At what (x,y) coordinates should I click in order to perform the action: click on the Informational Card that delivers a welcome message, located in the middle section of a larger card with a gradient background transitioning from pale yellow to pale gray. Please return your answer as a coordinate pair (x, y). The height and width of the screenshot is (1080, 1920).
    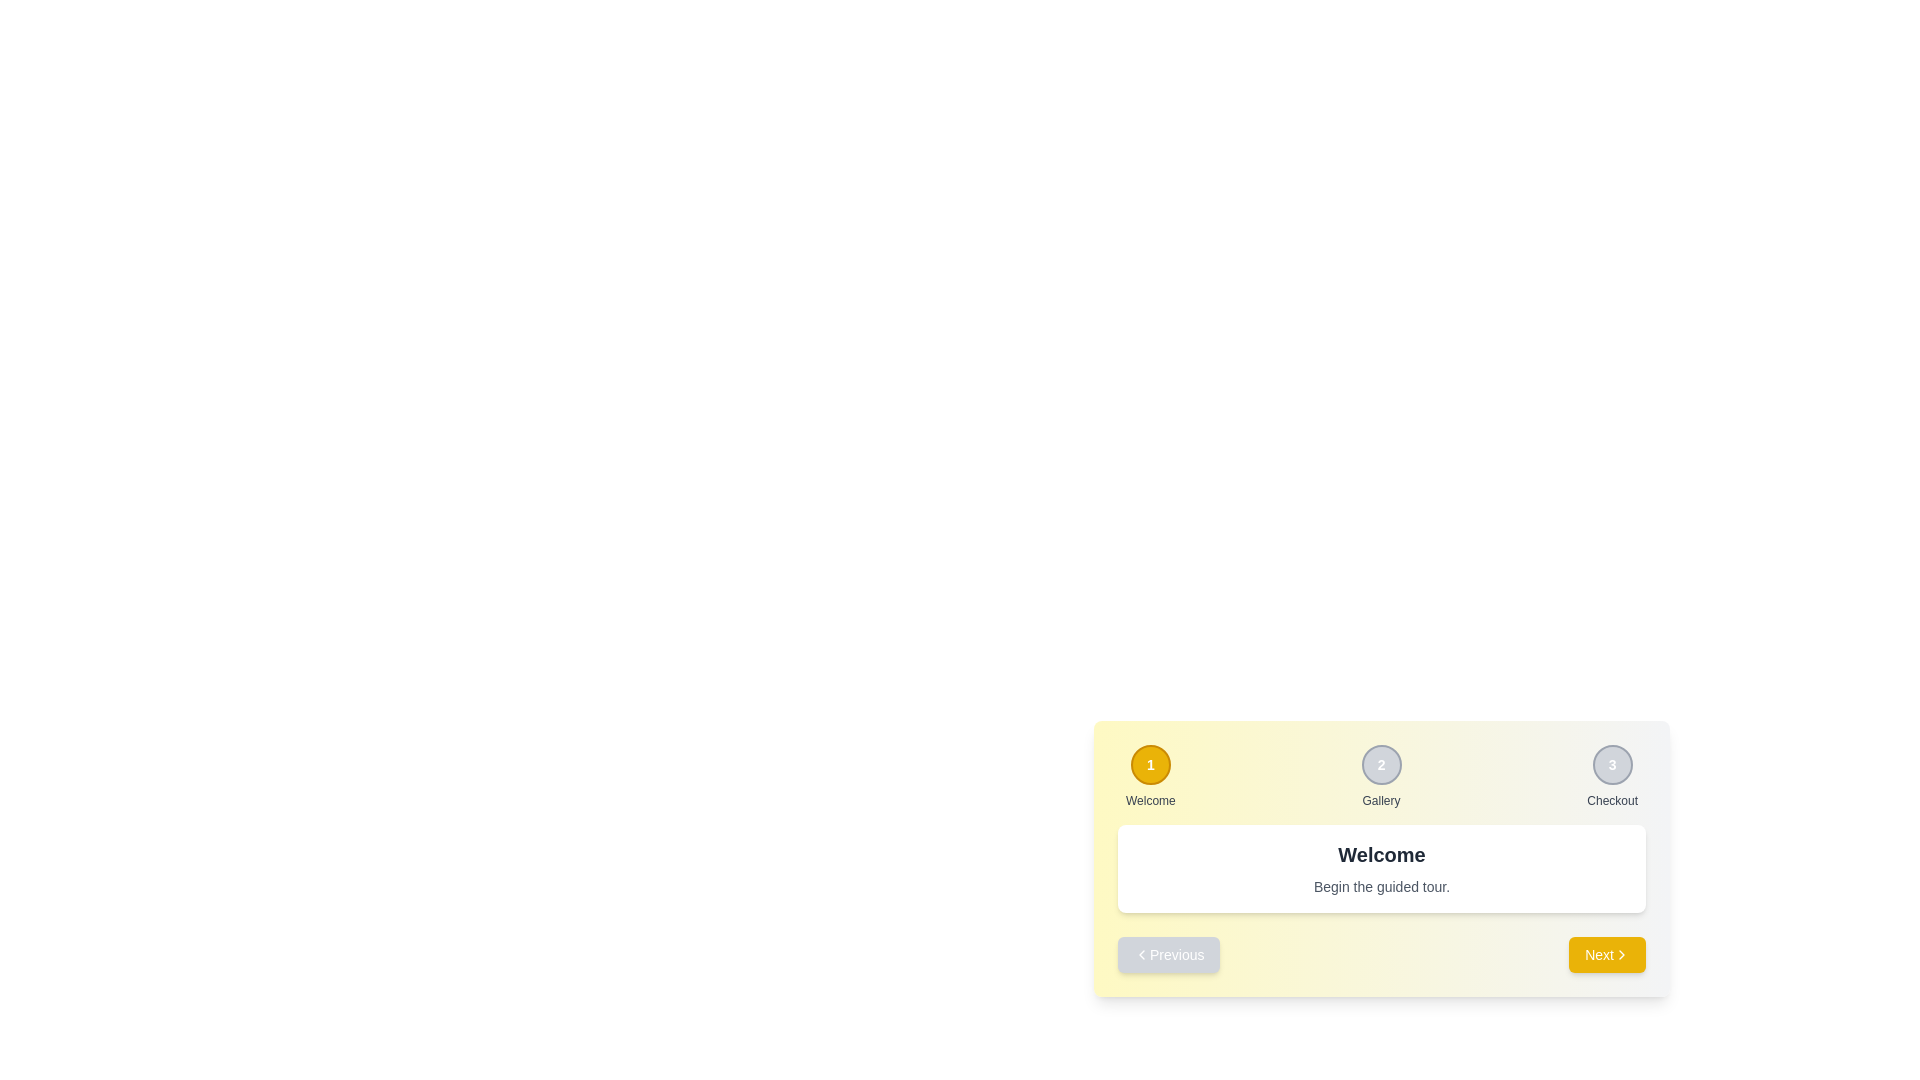
    Looking at the image, I should click on (1381, 867).